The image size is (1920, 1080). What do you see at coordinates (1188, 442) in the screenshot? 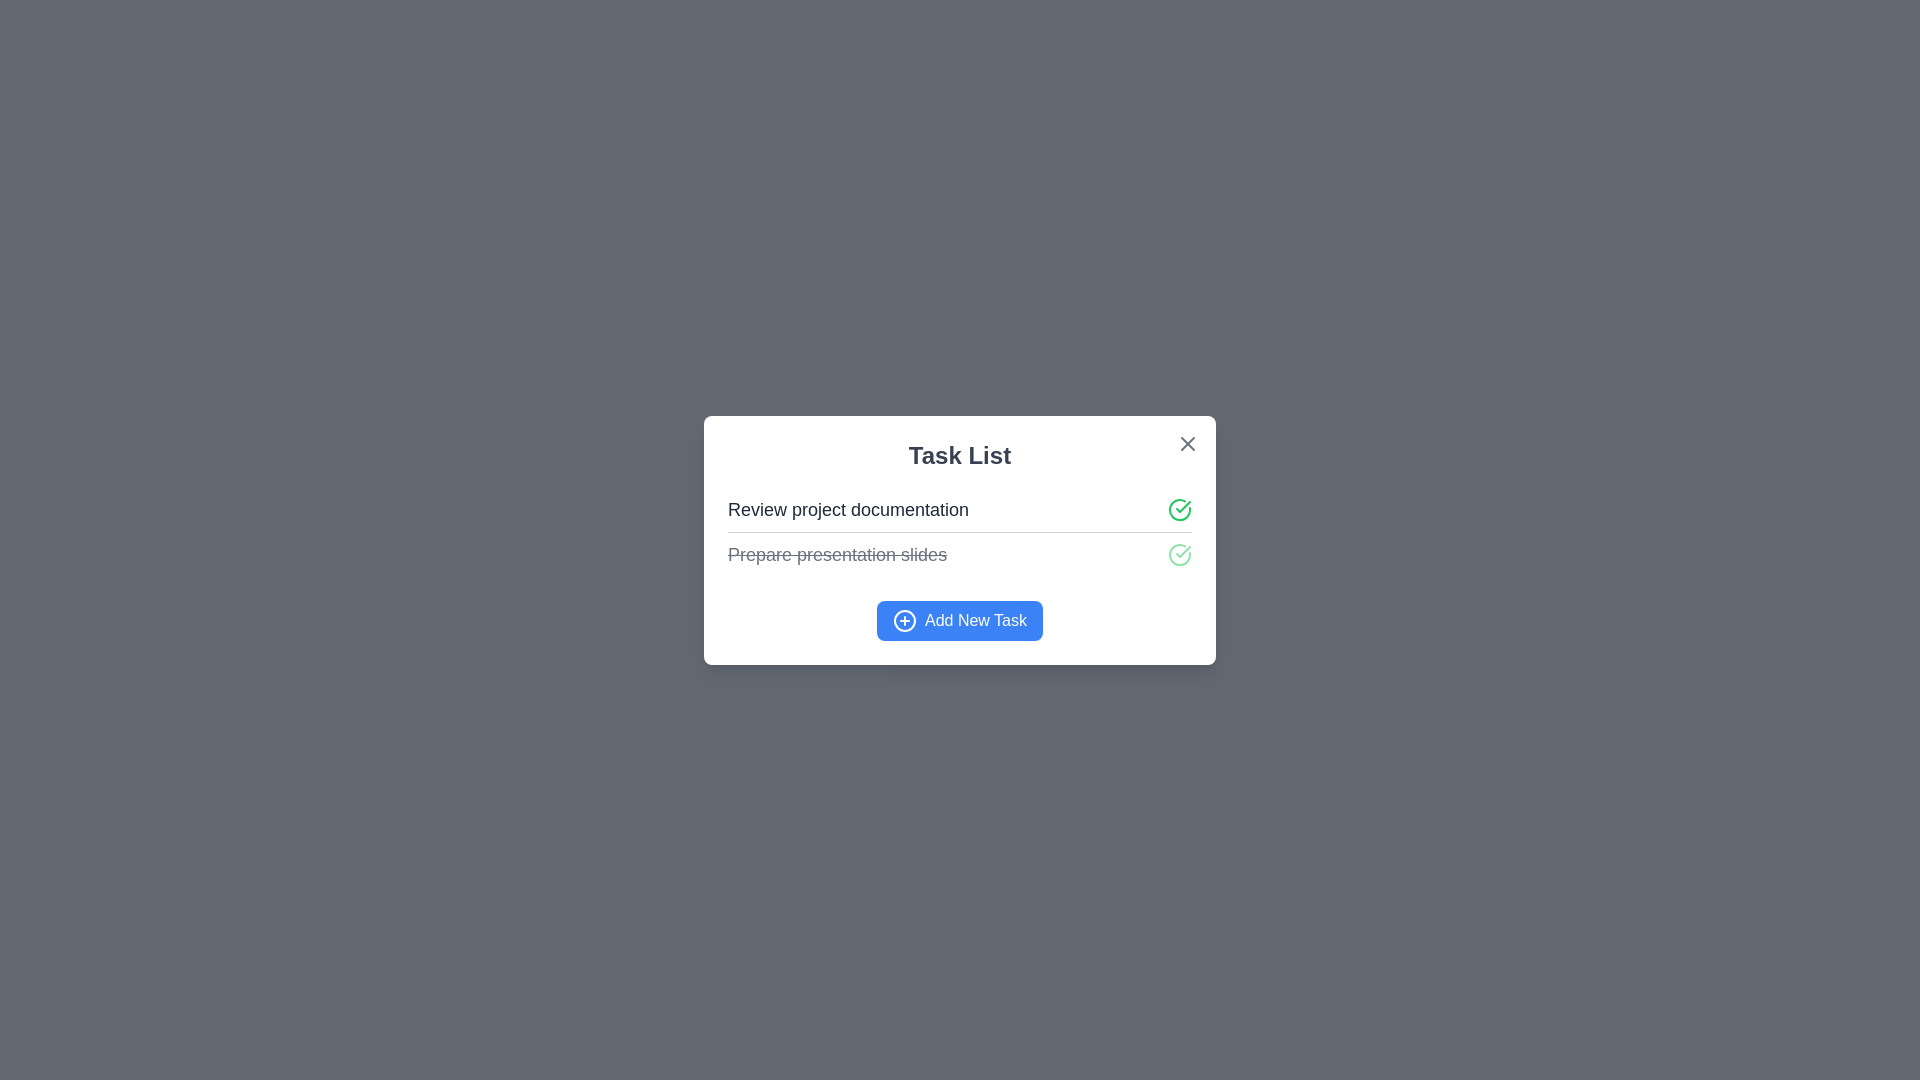
I see `the close button located at the top-right corner of the dialog` at bounding box center [1188, 442].